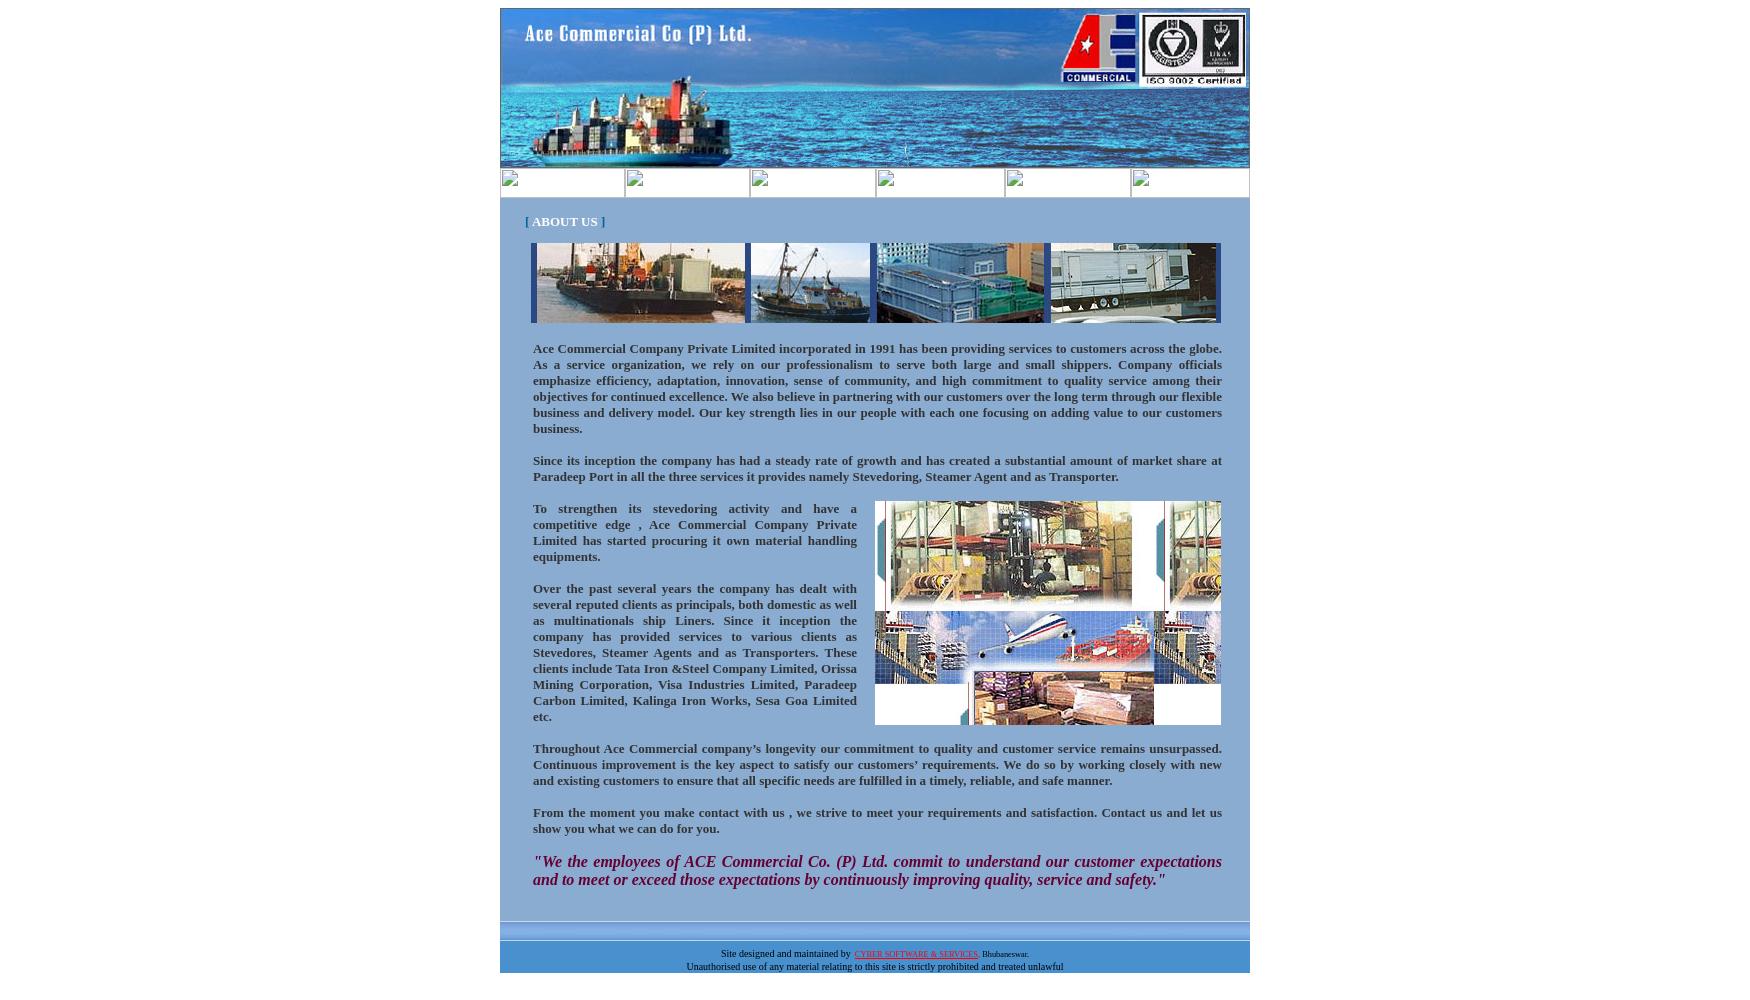 Image resolution: width=1750 pixels, height=1000 pixels. I want to click on '[', so click(526, 220).